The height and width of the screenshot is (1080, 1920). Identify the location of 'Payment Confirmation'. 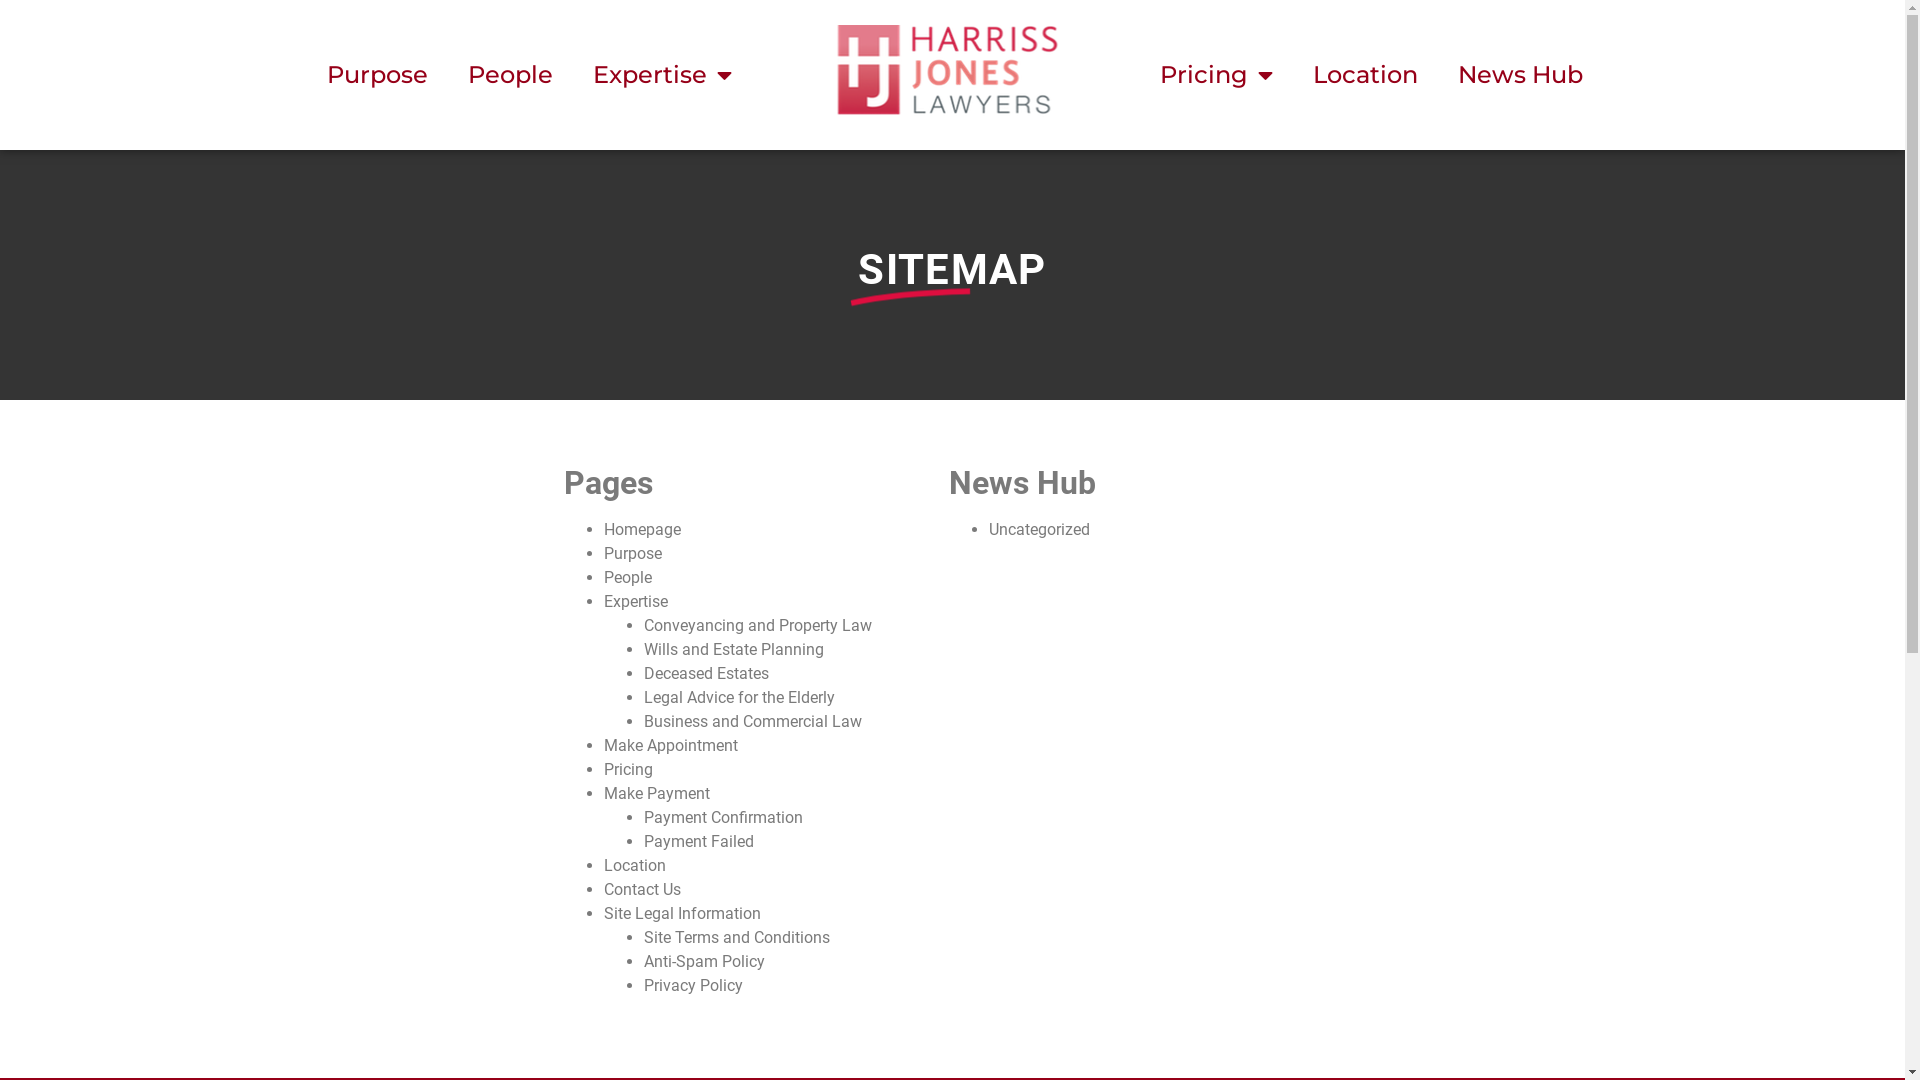
(722, 817).